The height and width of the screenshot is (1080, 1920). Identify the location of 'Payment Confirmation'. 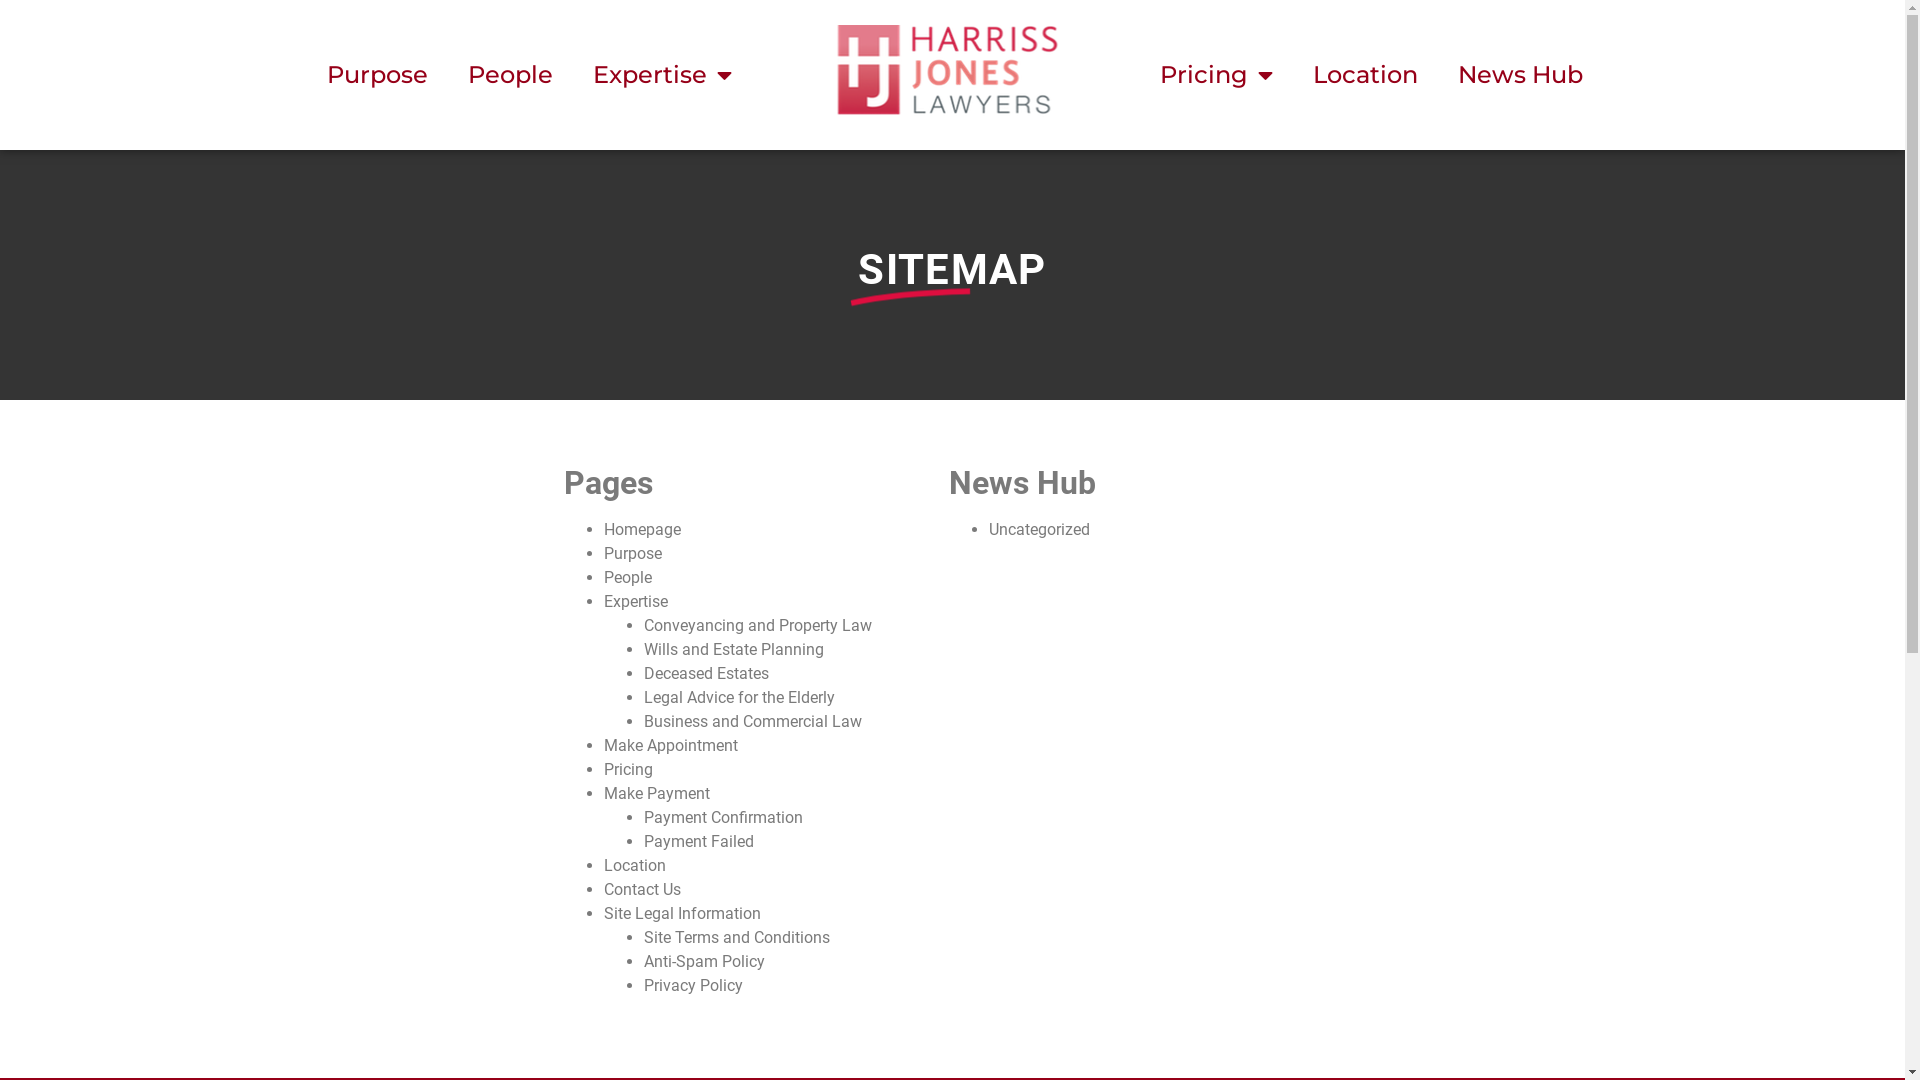
(722, 817).